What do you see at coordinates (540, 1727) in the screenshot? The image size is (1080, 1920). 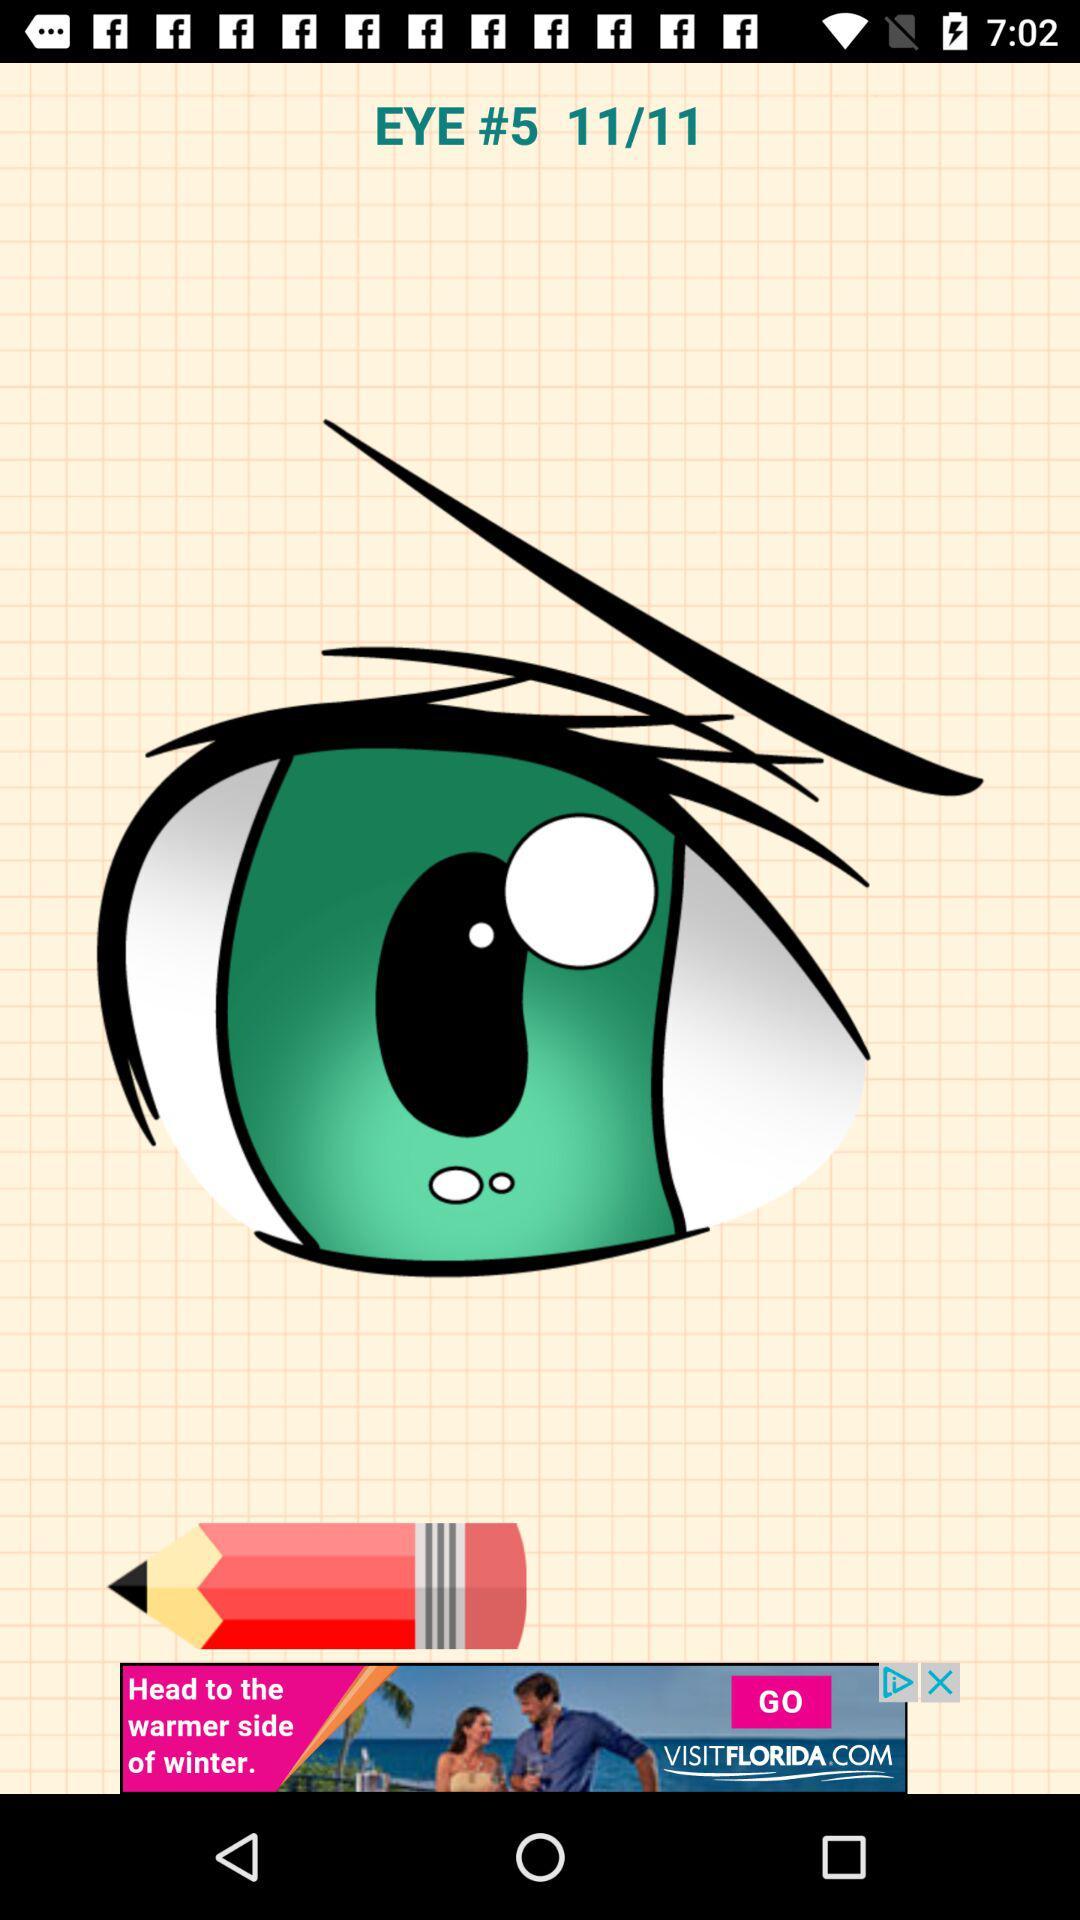 I see `advertisement banner` at bounding box center [540, 1727].